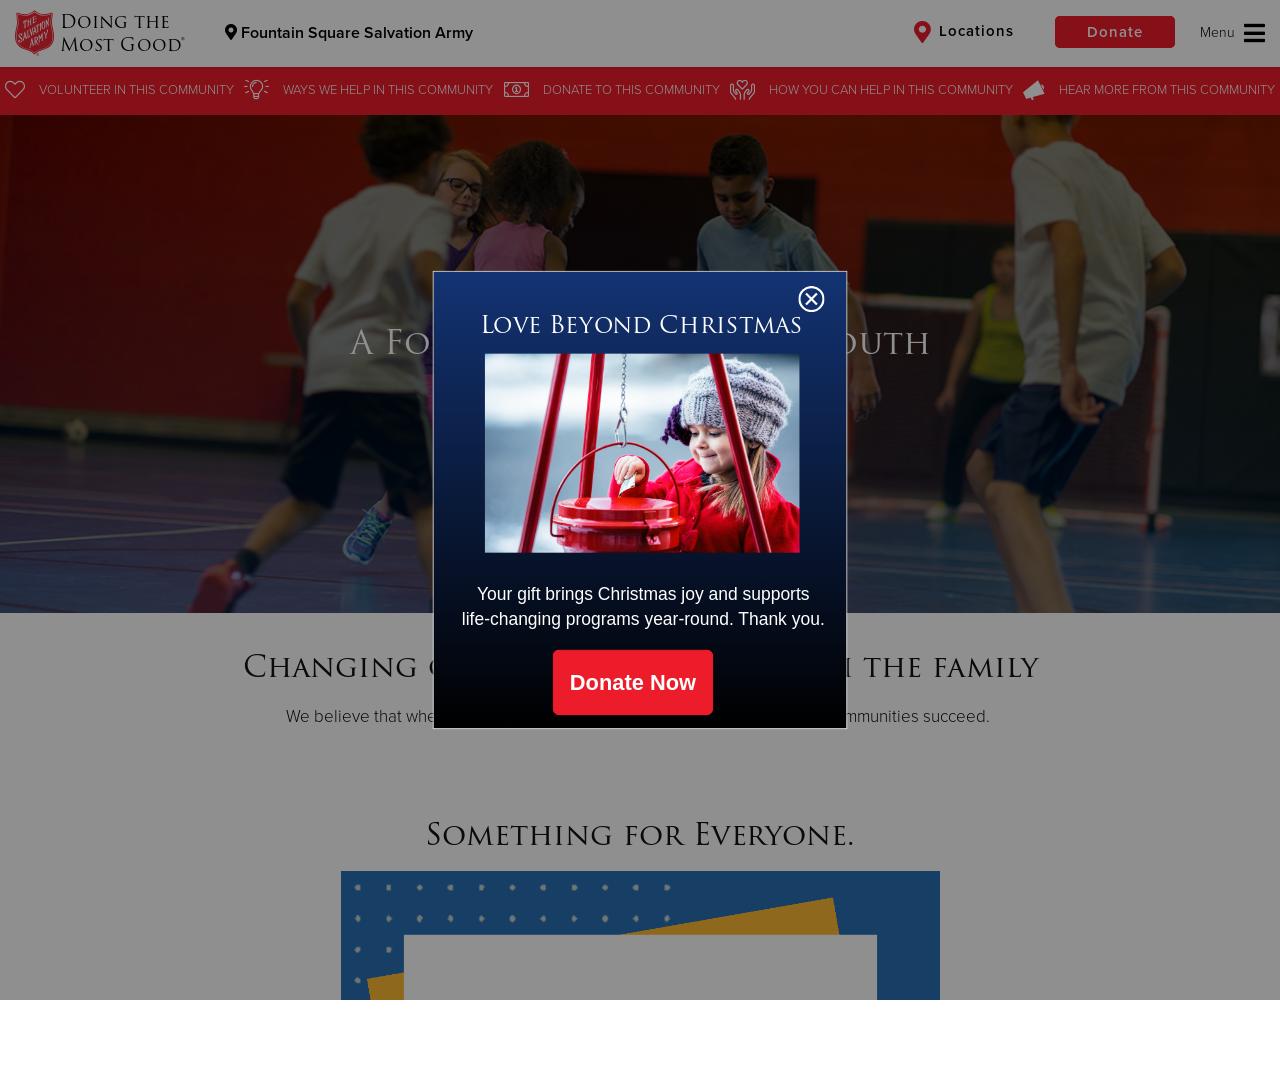 The image size is (1280, 1078). What do you see at coordinates (282, 89) in the screenshot?
I see `'Ways we help'` at bounding box center [282, 89].